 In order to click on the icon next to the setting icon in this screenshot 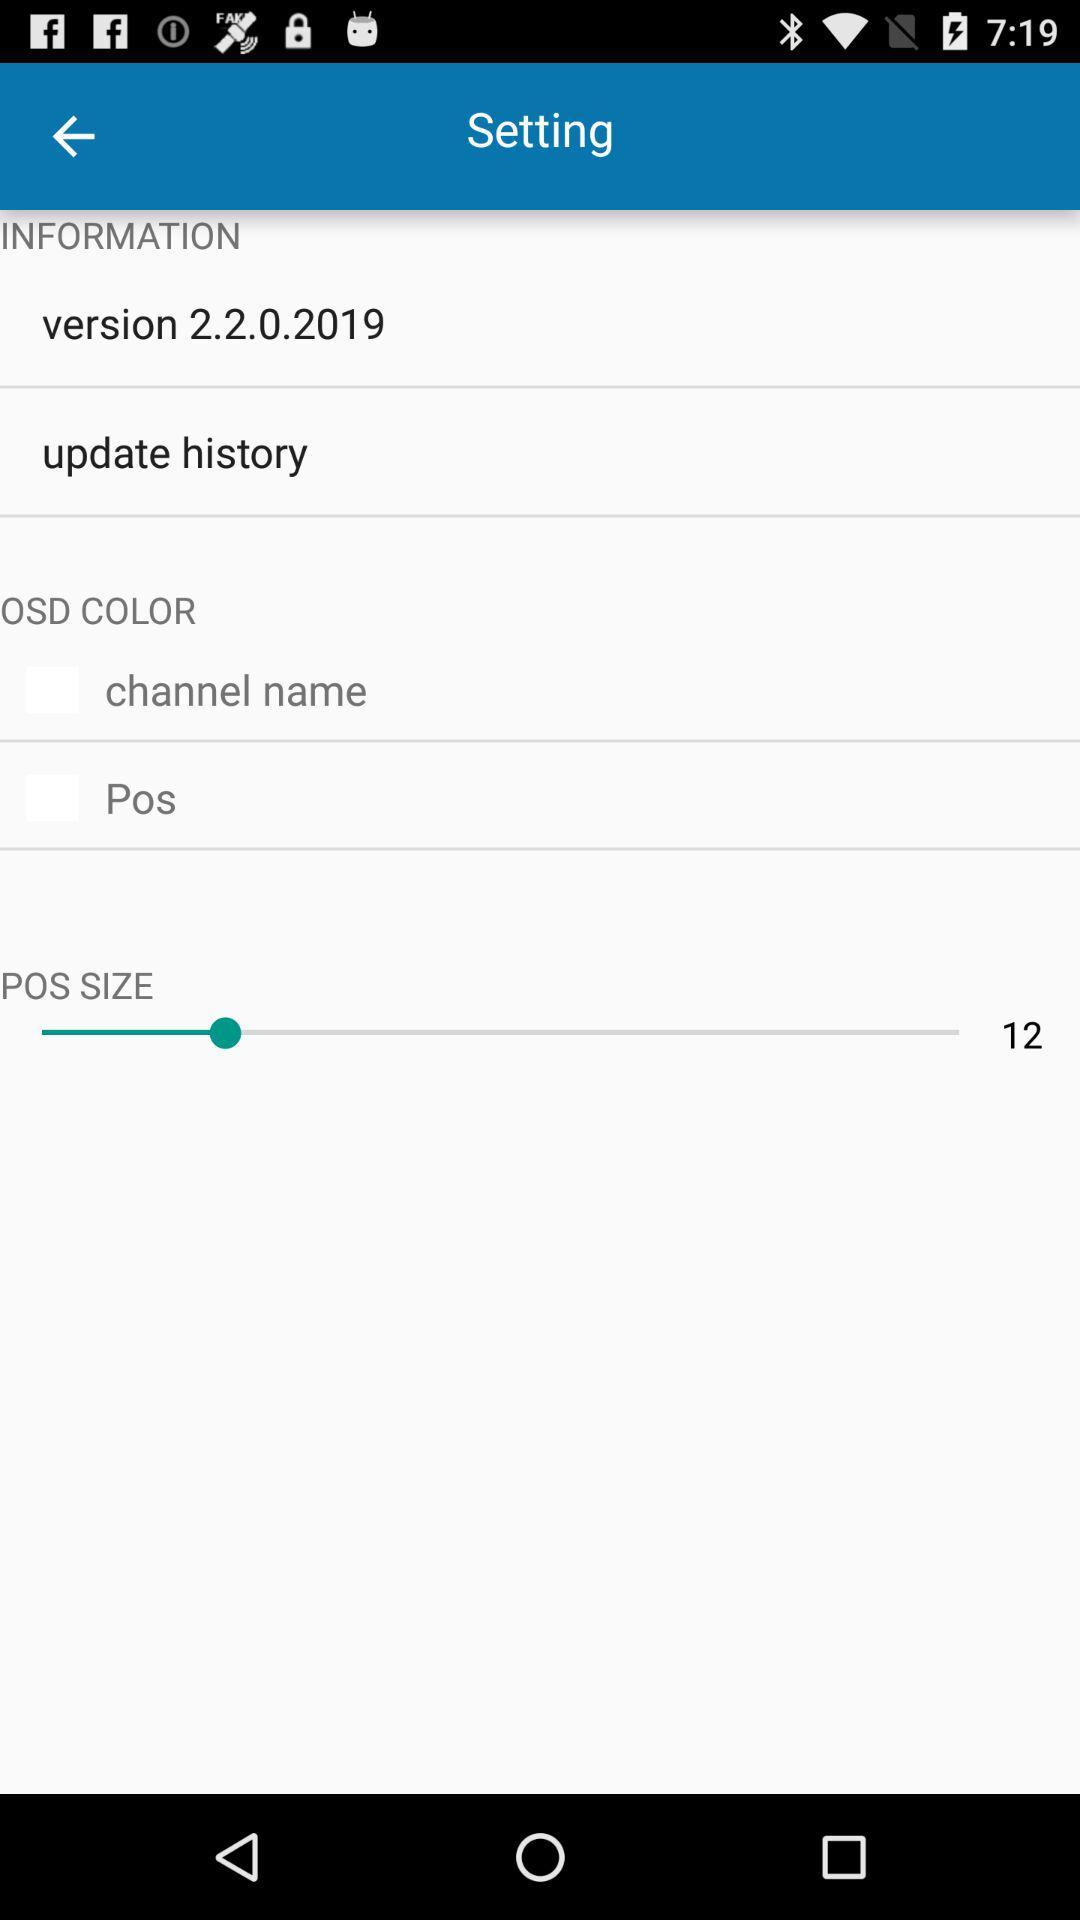, I will do `click(72, 135)`.